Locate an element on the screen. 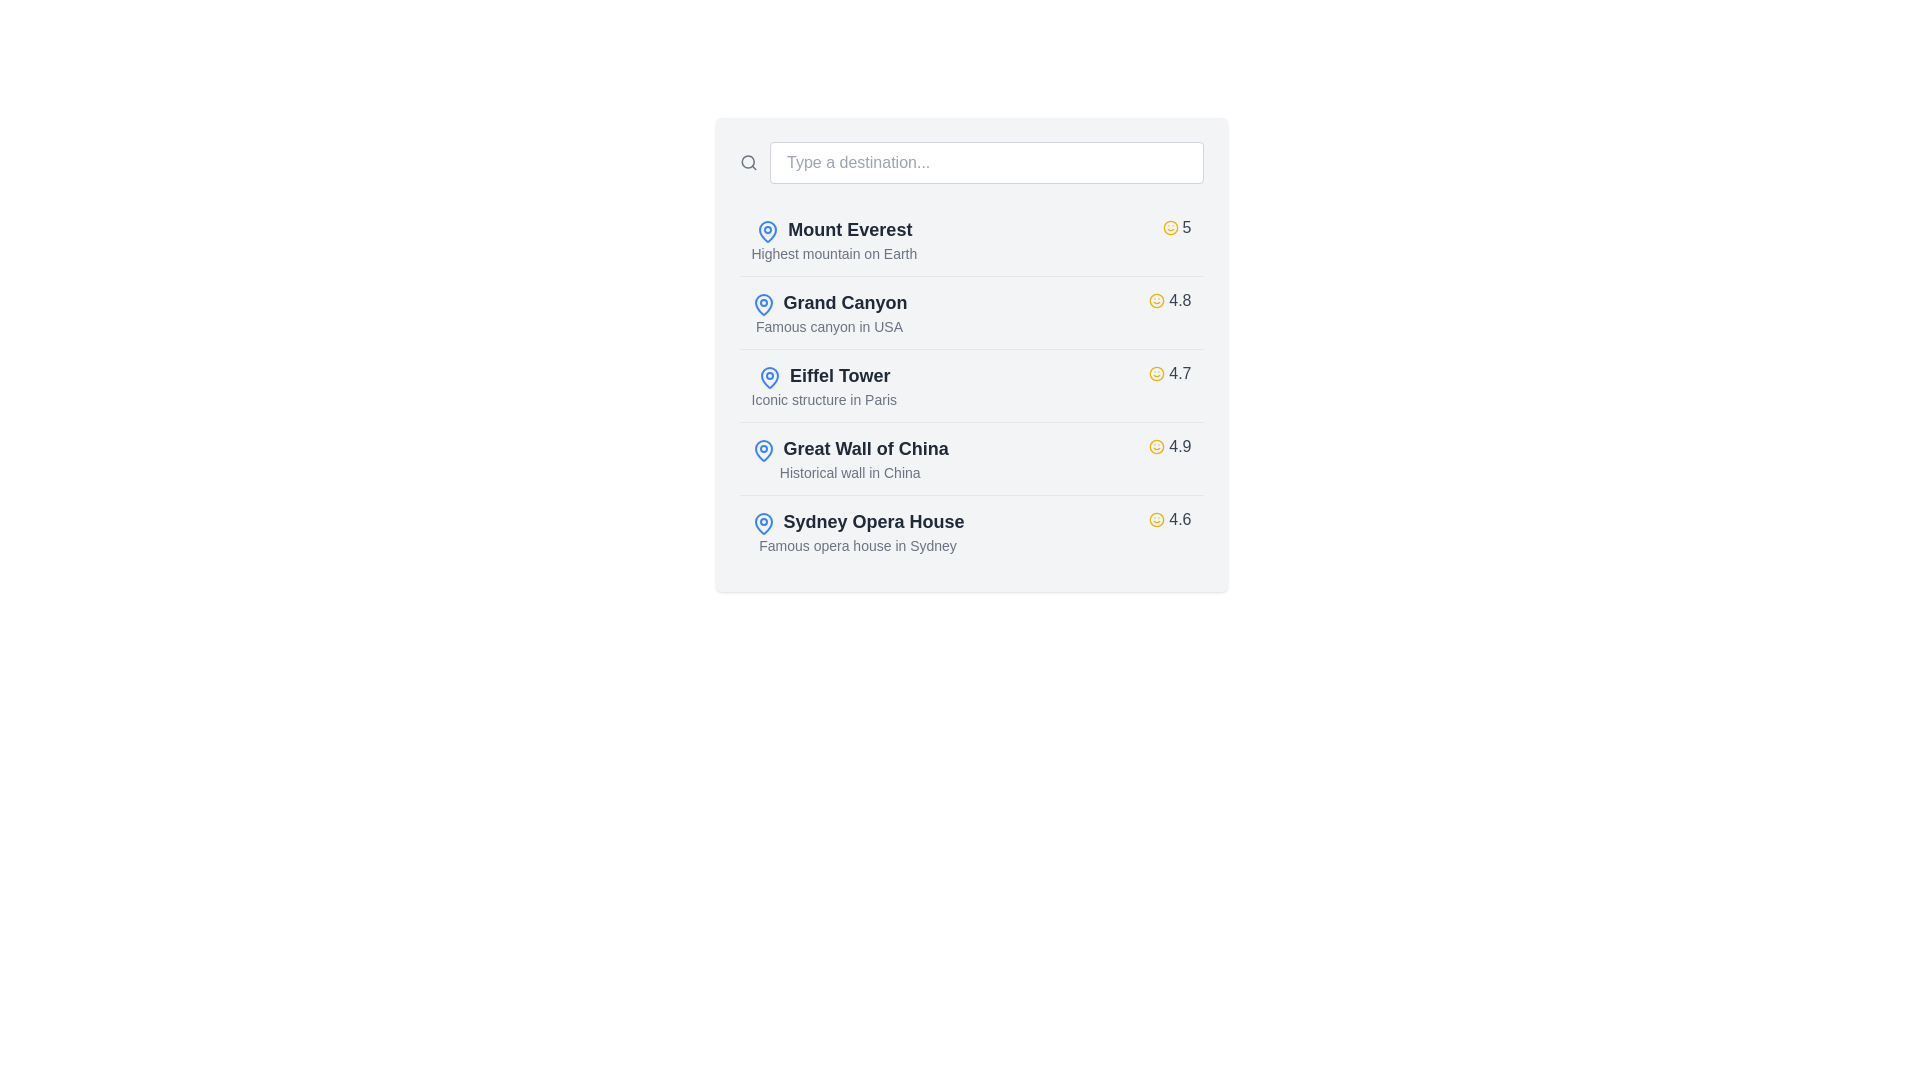  the entries in the vertically oriented list of tourist attractions is located at coordinates (971, 385).